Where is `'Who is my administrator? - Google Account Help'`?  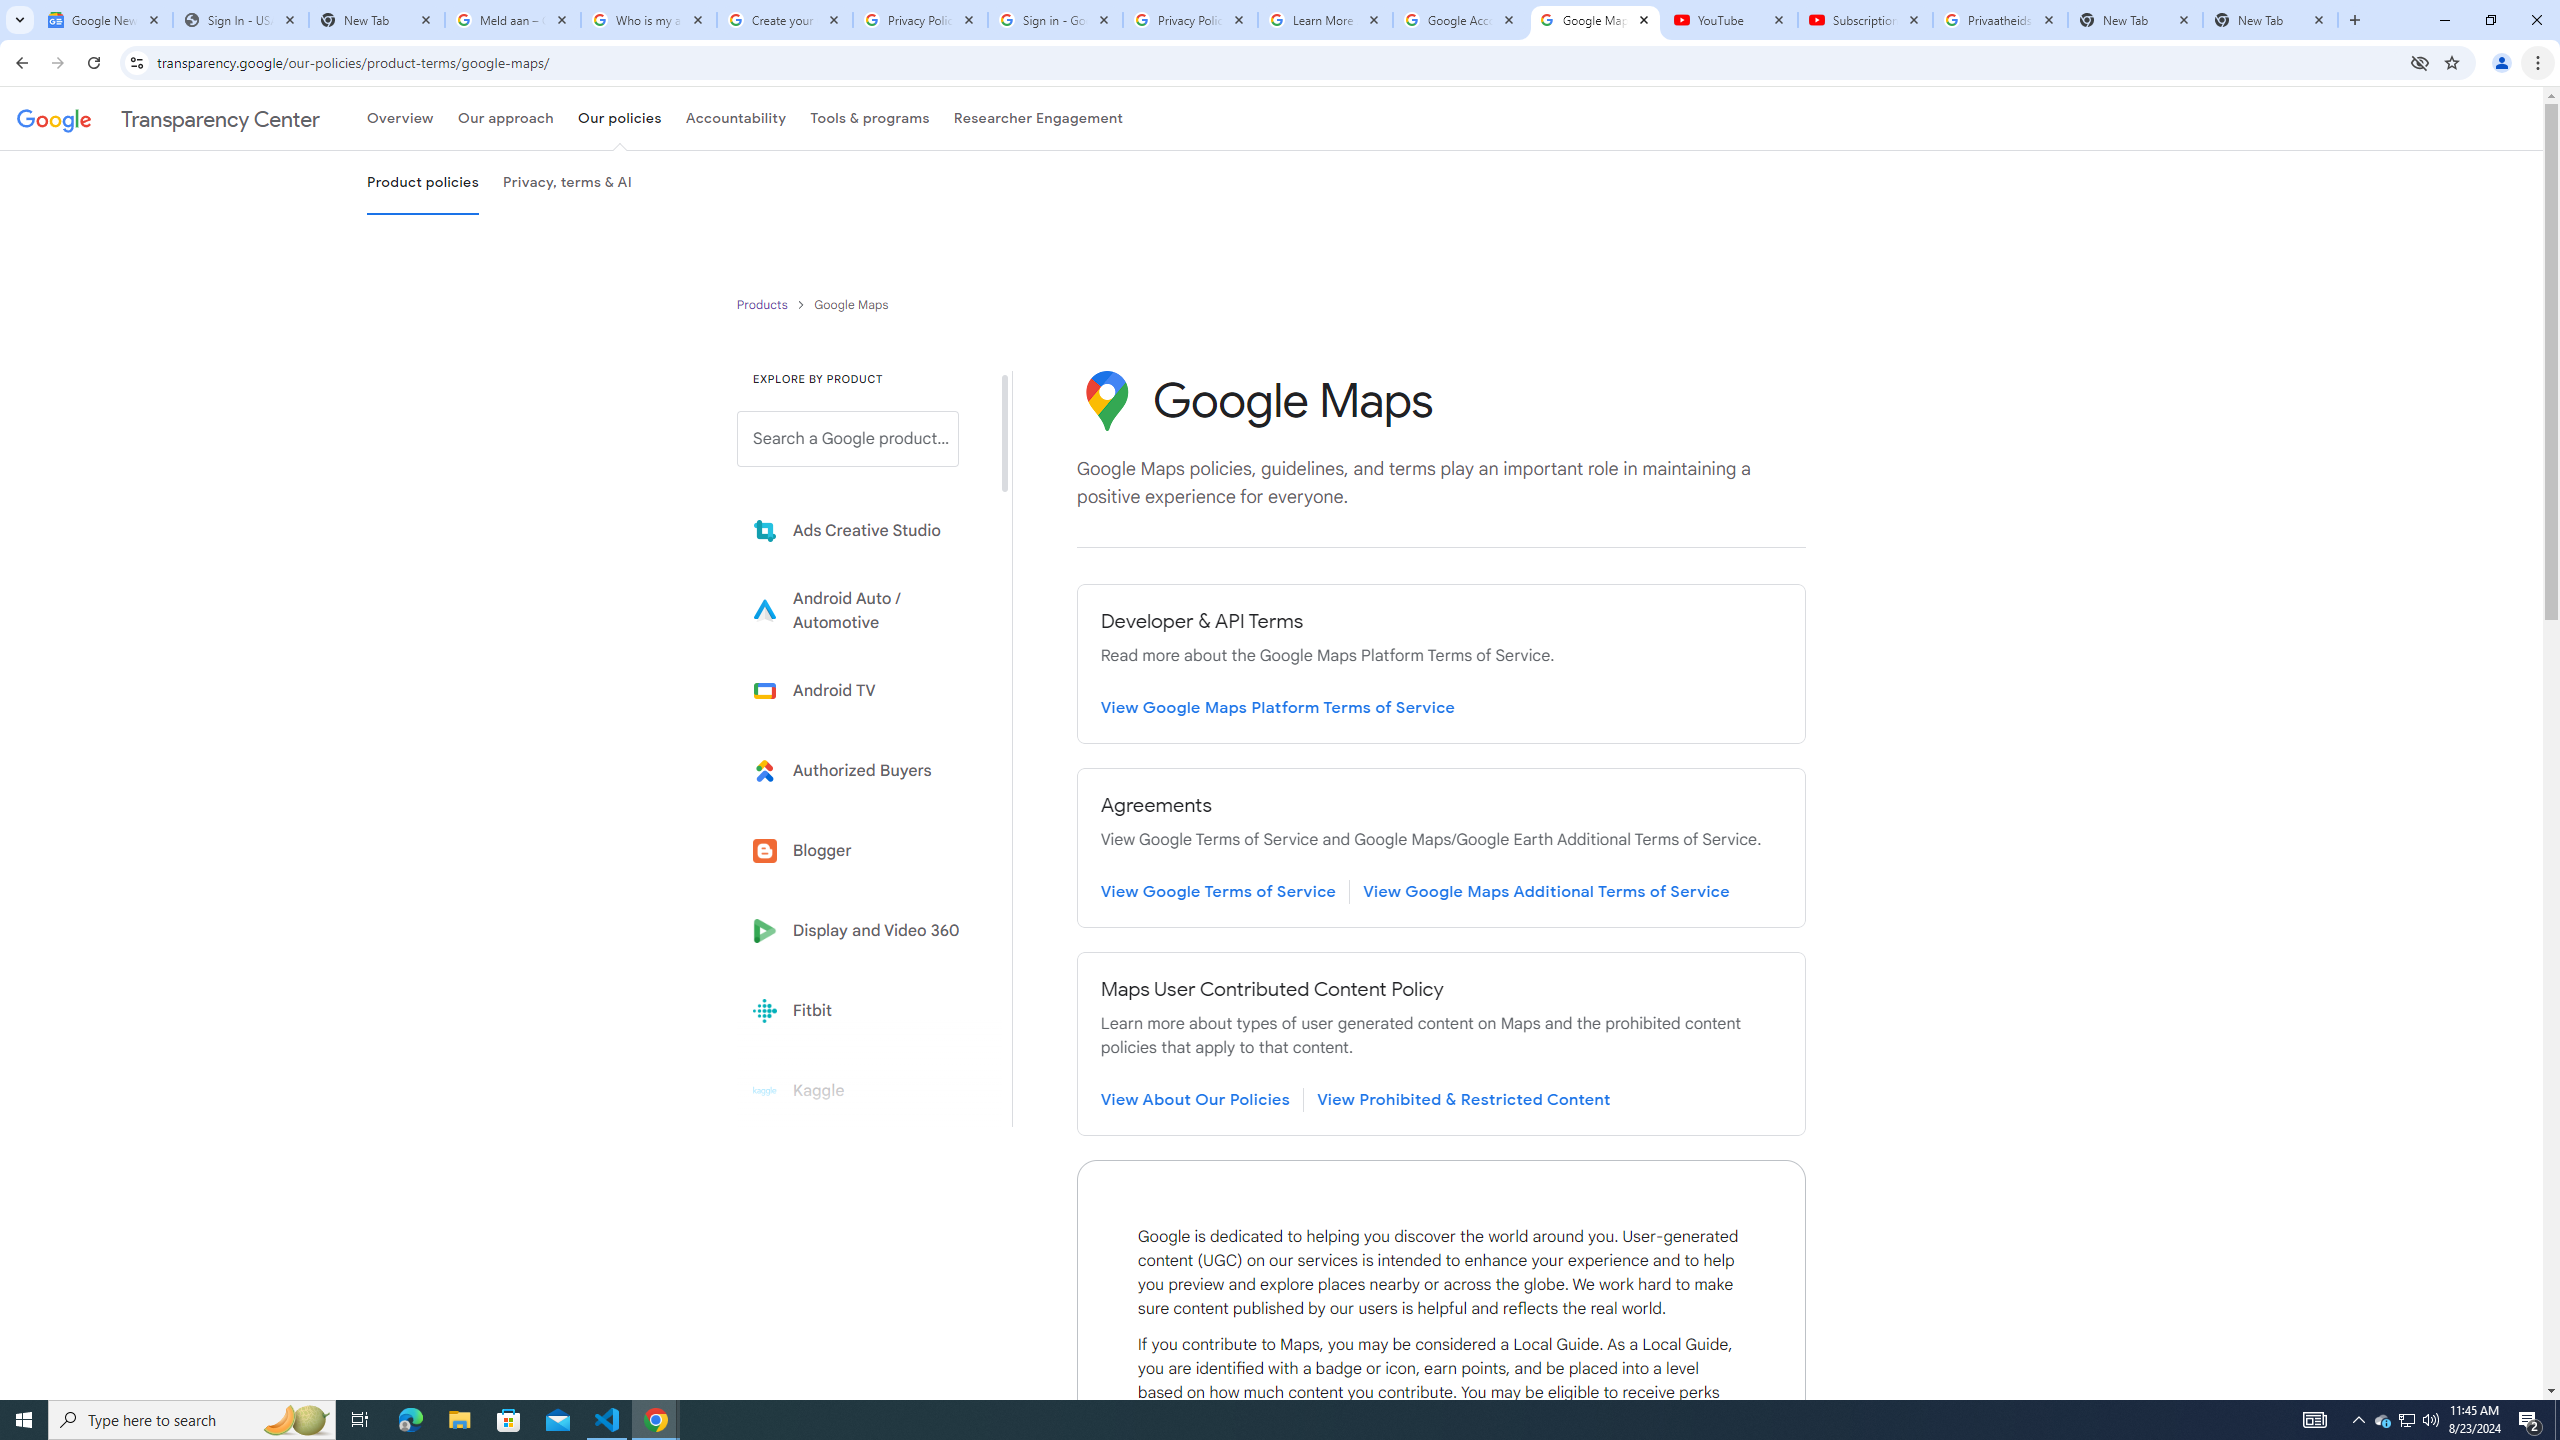 'Who is my administrator? - Google Account Help' is located at coordinates (648, 19).